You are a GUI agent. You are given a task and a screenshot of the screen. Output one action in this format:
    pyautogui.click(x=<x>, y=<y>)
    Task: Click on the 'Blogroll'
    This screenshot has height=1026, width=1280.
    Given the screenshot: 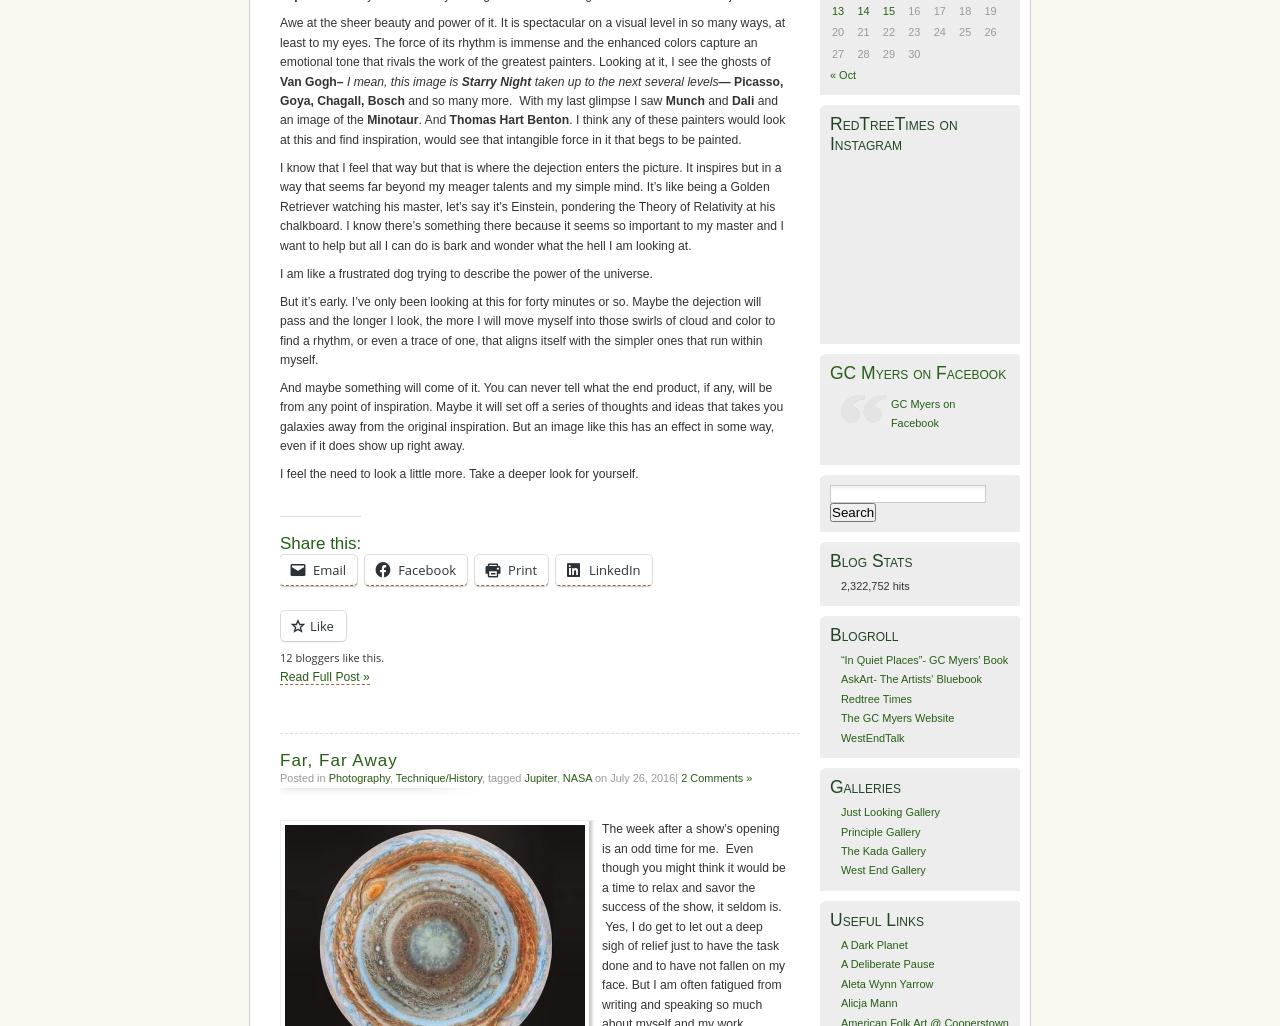 What is the action you would take?
    pyautogui.click(x=864, y=633)
    